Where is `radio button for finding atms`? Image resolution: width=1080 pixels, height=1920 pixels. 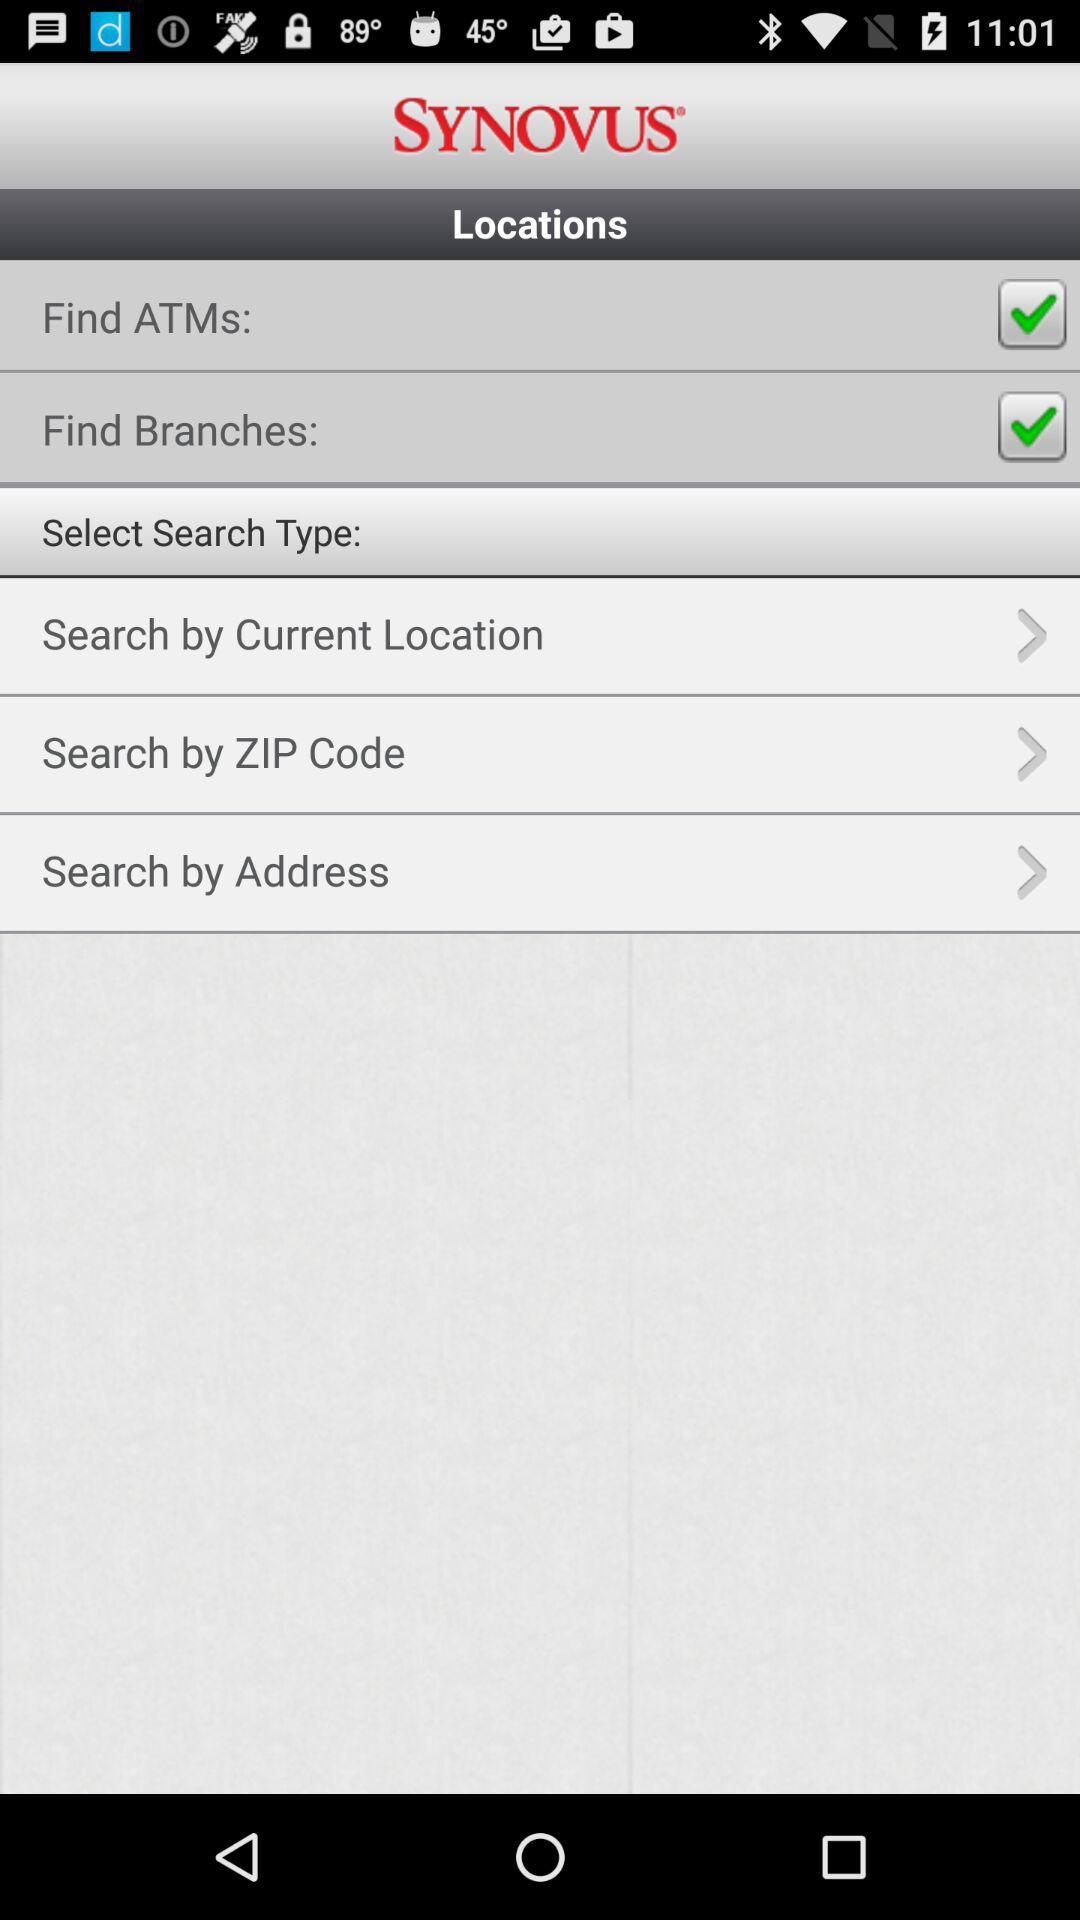 radio button for finding atms is located at coordinates (1032, 314).